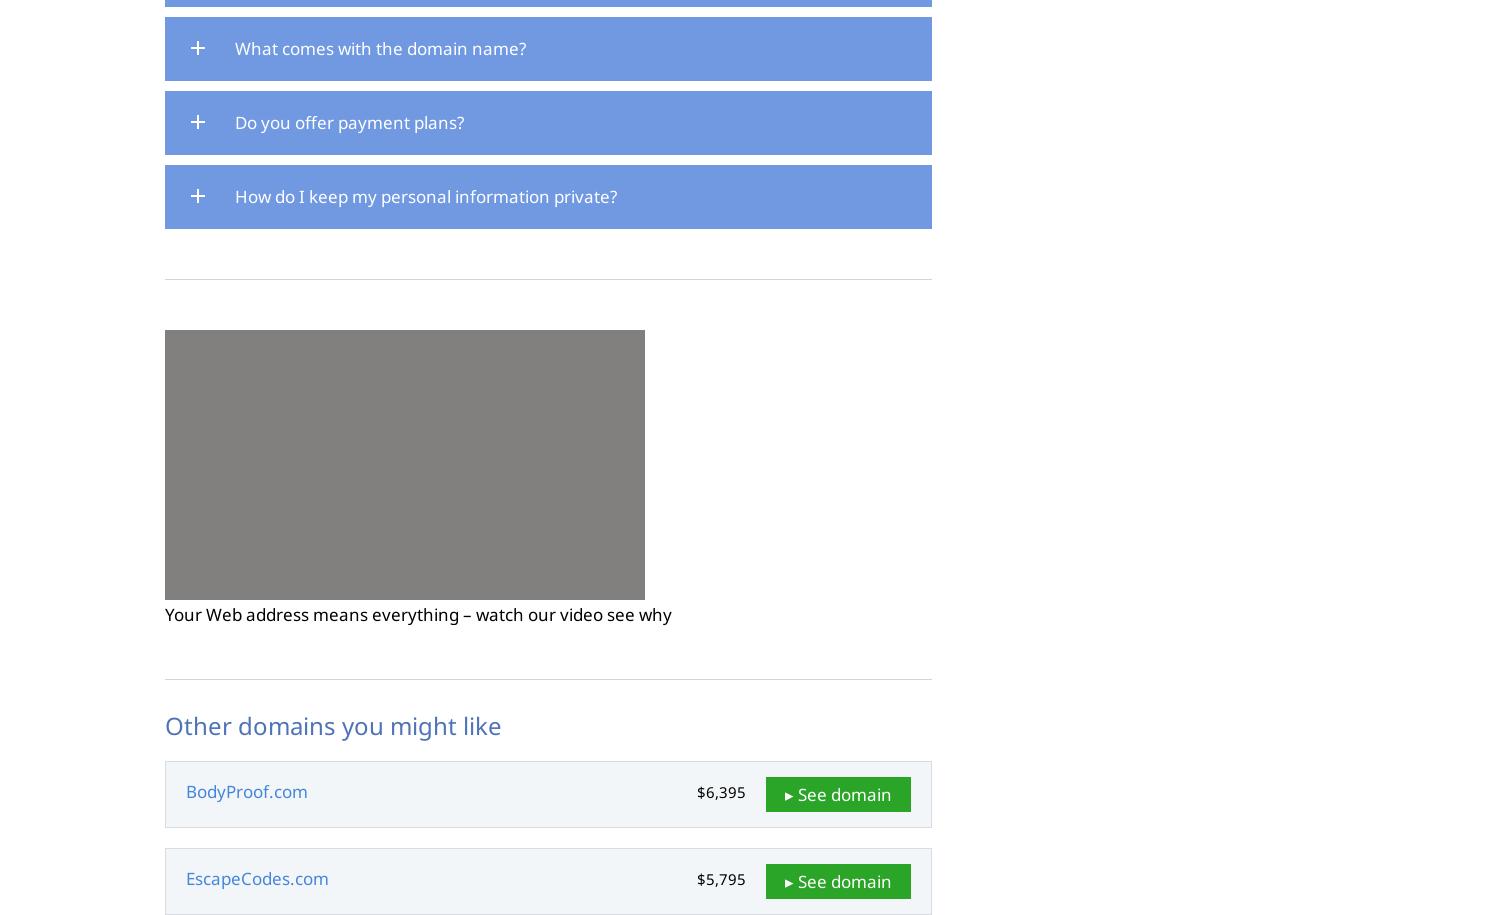 The image size is (1500, 915). Describe the element at coordinates (234, 48) in the screenshot. I see `'What comes with the domain name?'` at that location.